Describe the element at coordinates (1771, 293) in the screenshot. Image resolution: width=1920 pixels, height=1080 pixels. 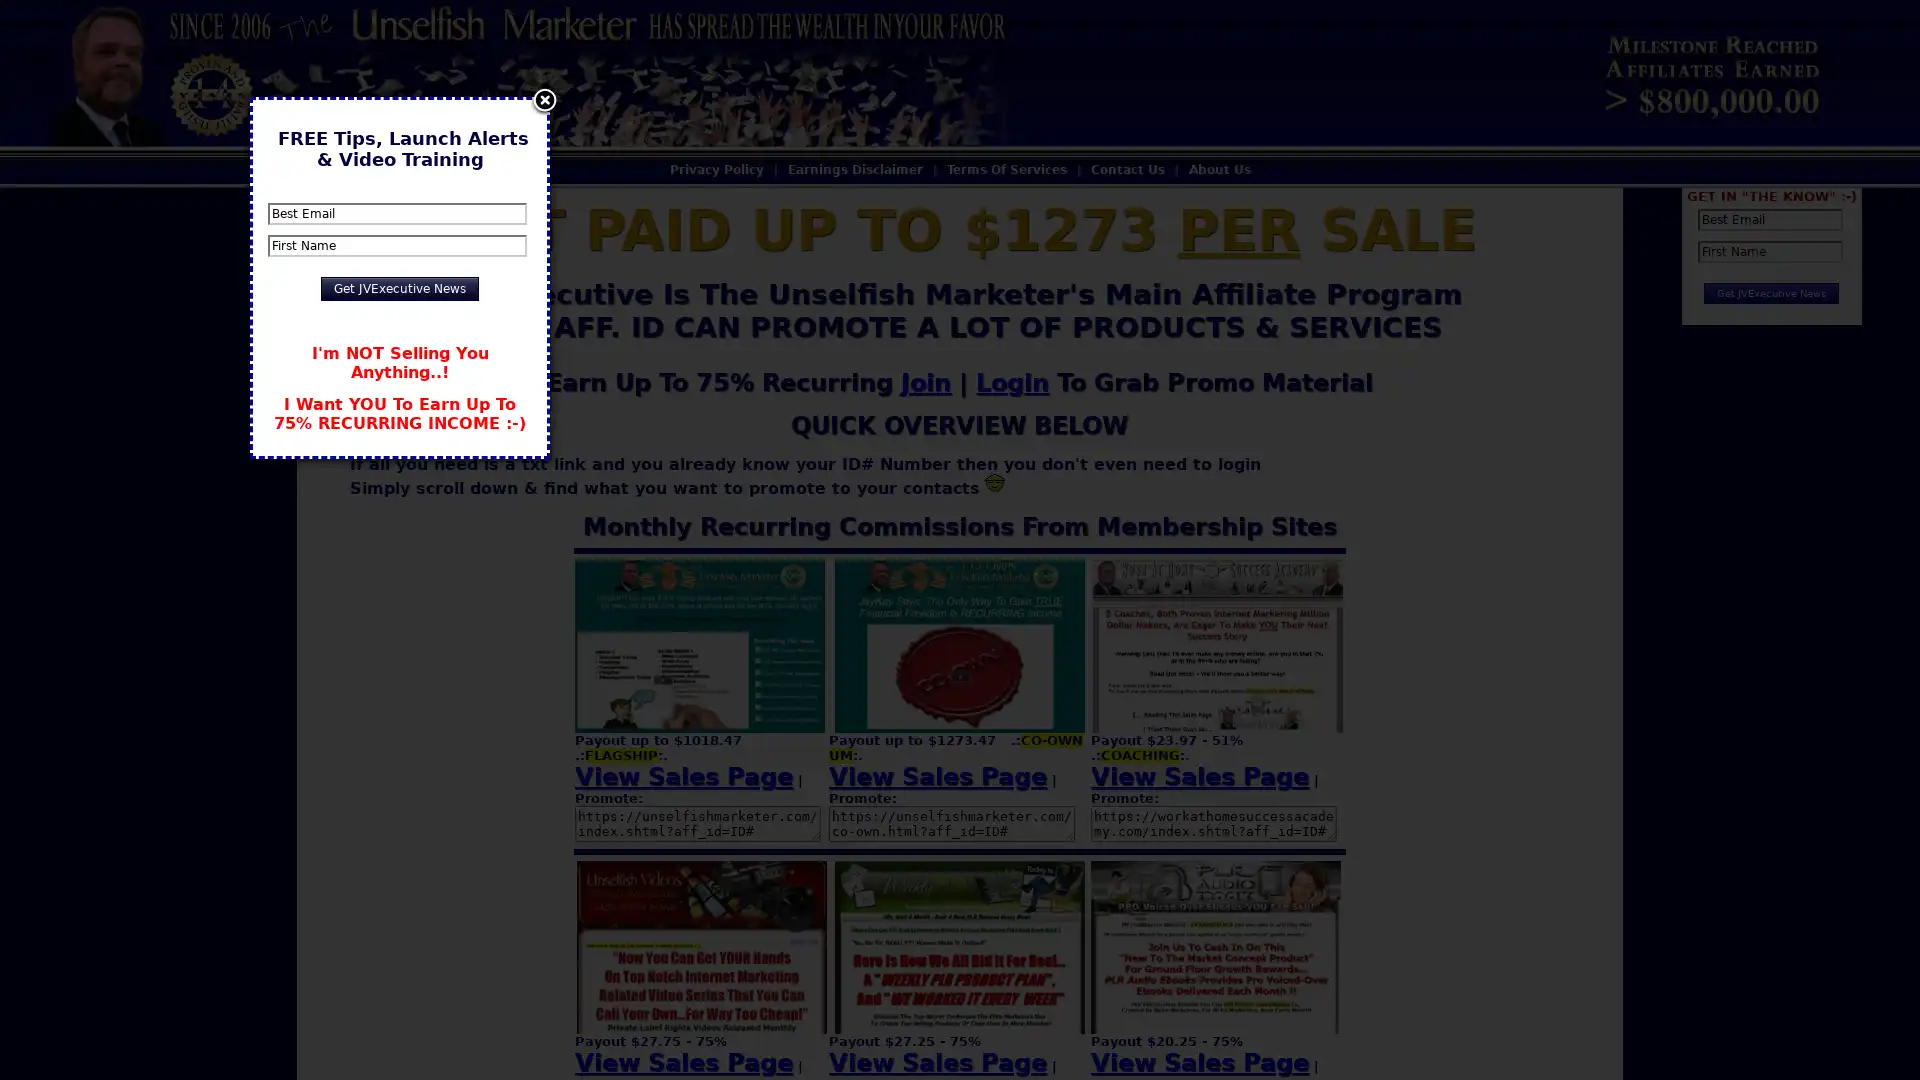
I see `Get JVExecutive News` at that location.